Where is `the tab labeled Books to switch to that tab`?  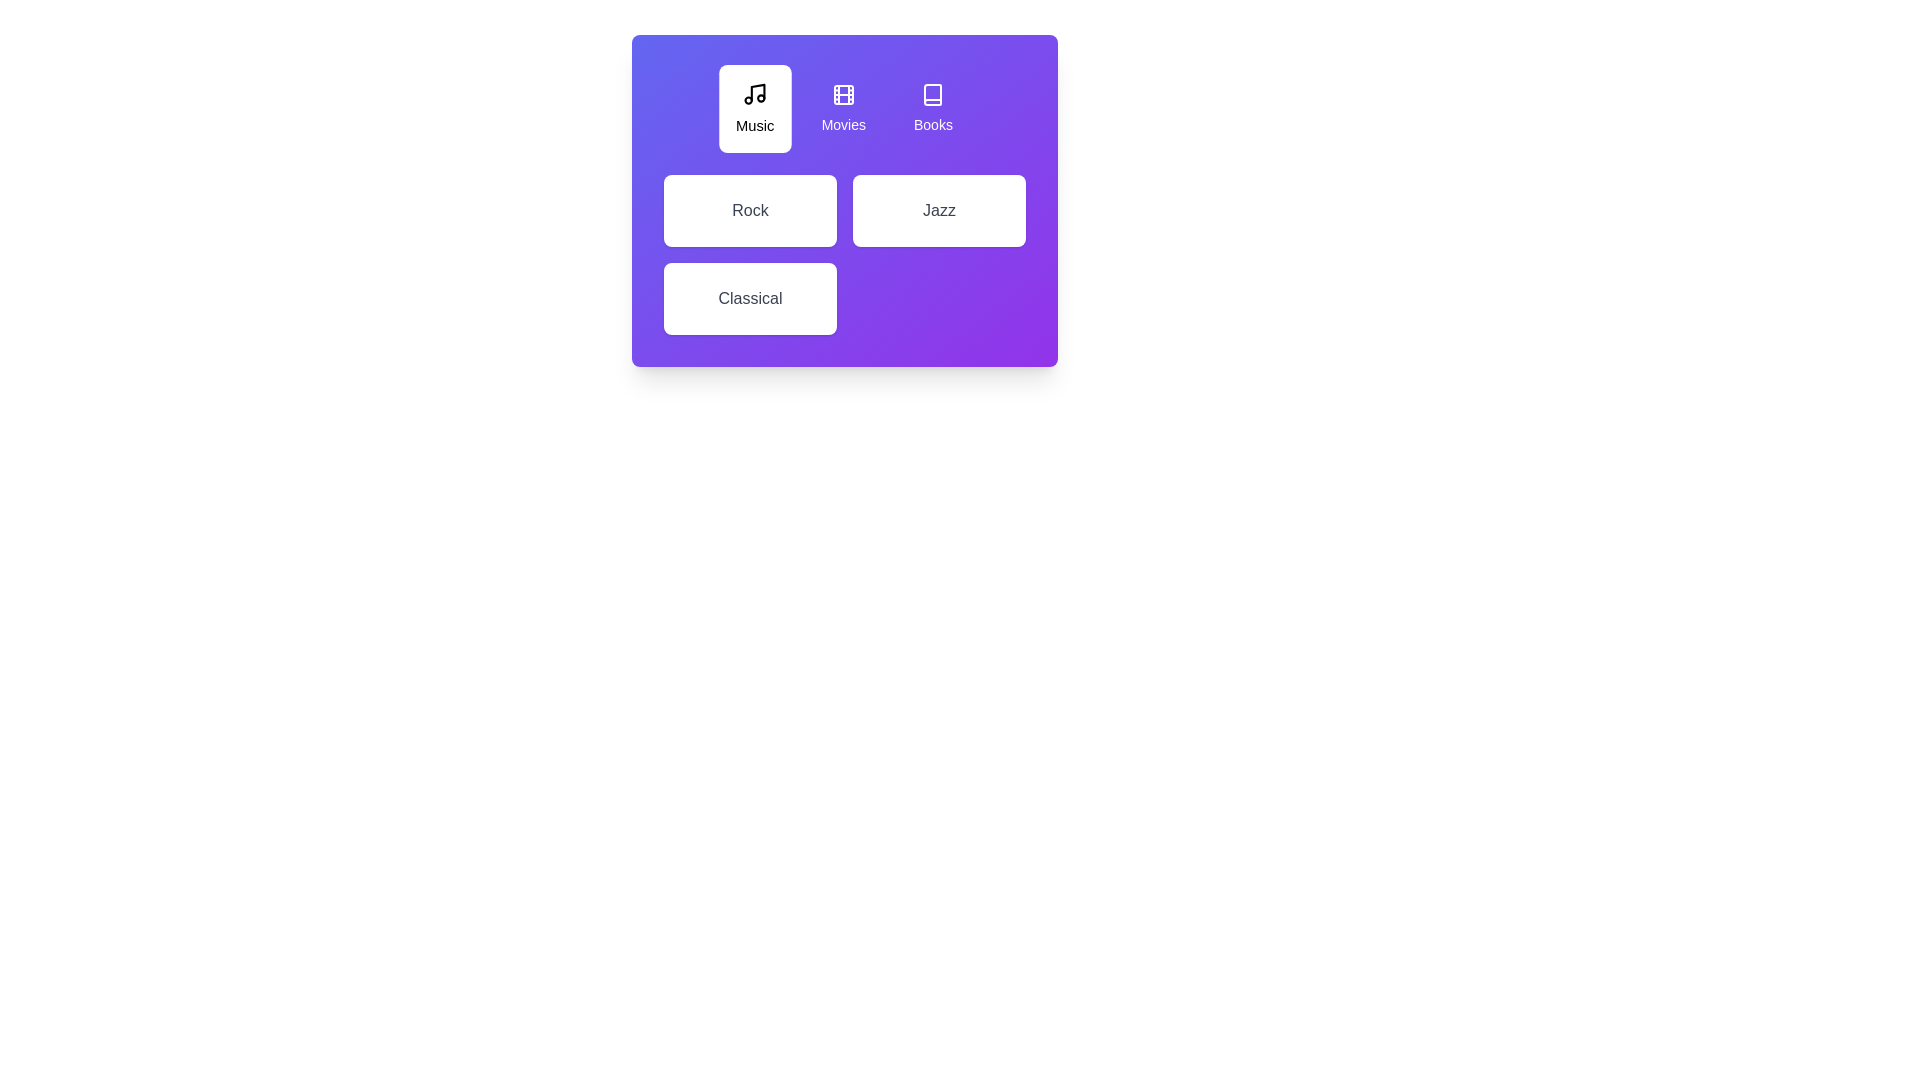 the tab labeled Books to switch to that tab is located at coordinates (932, 108).